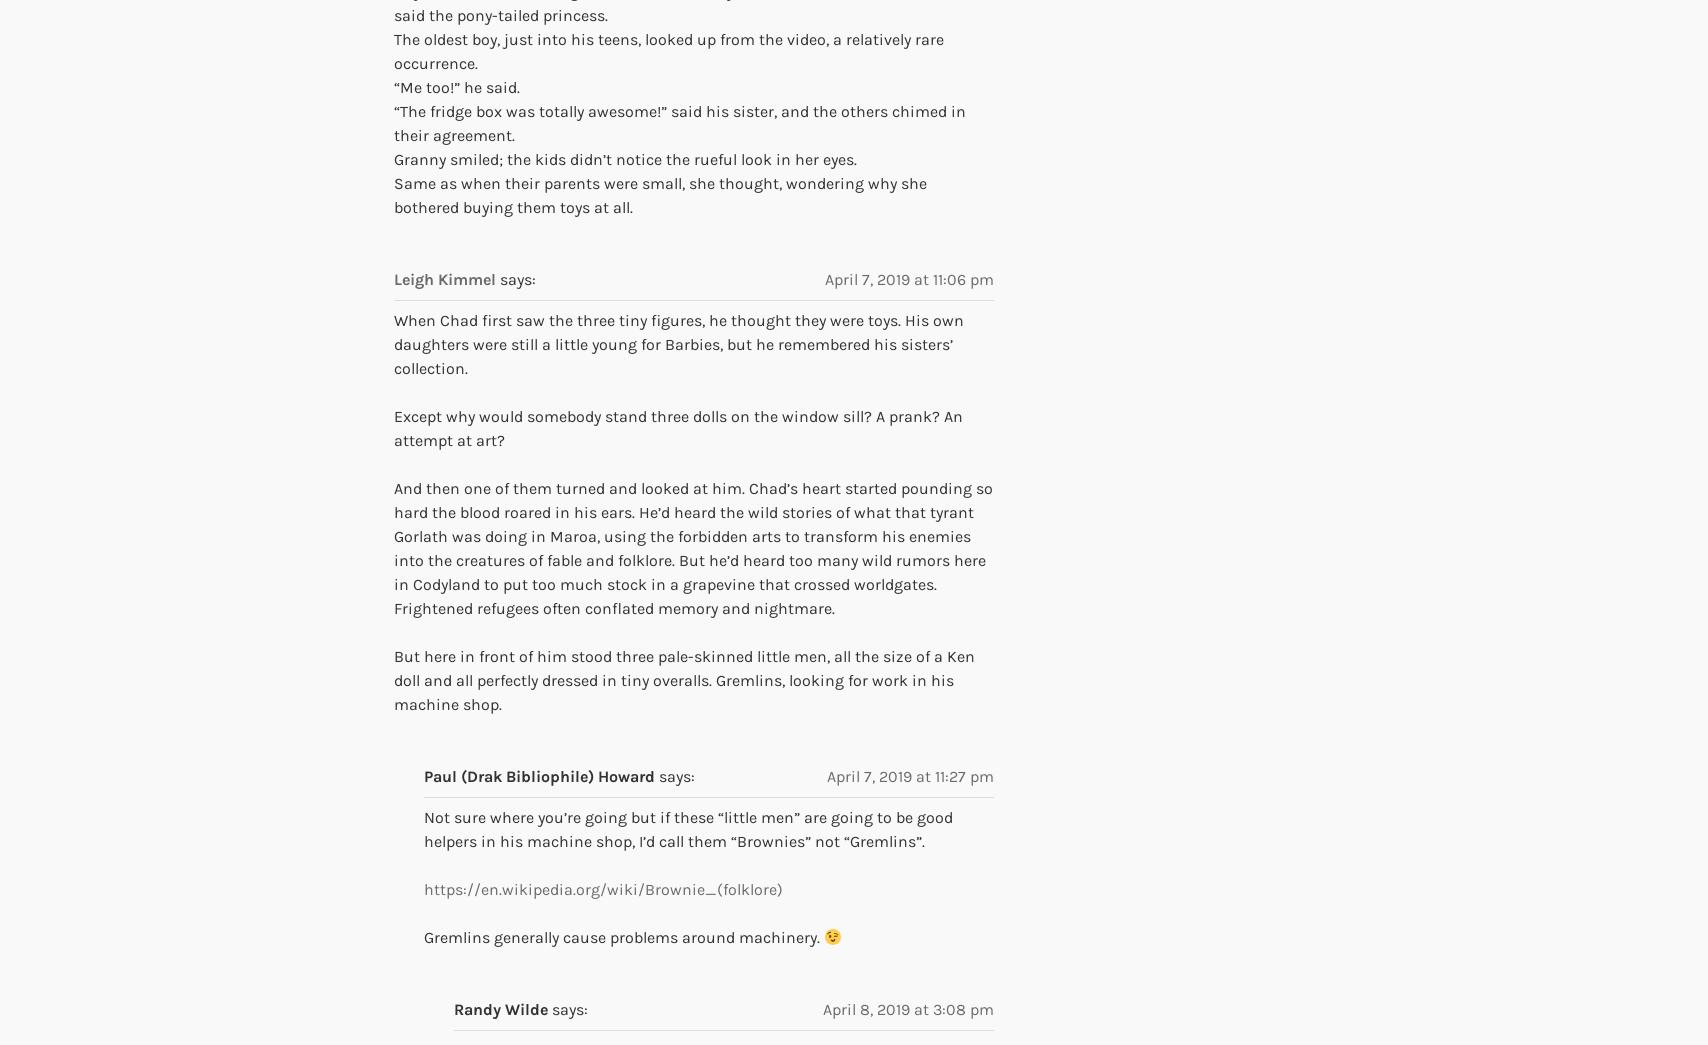  Describe the element at coordinates (444, 278) in the screenshot. I see `'Leigh Kimmel'` at that location.